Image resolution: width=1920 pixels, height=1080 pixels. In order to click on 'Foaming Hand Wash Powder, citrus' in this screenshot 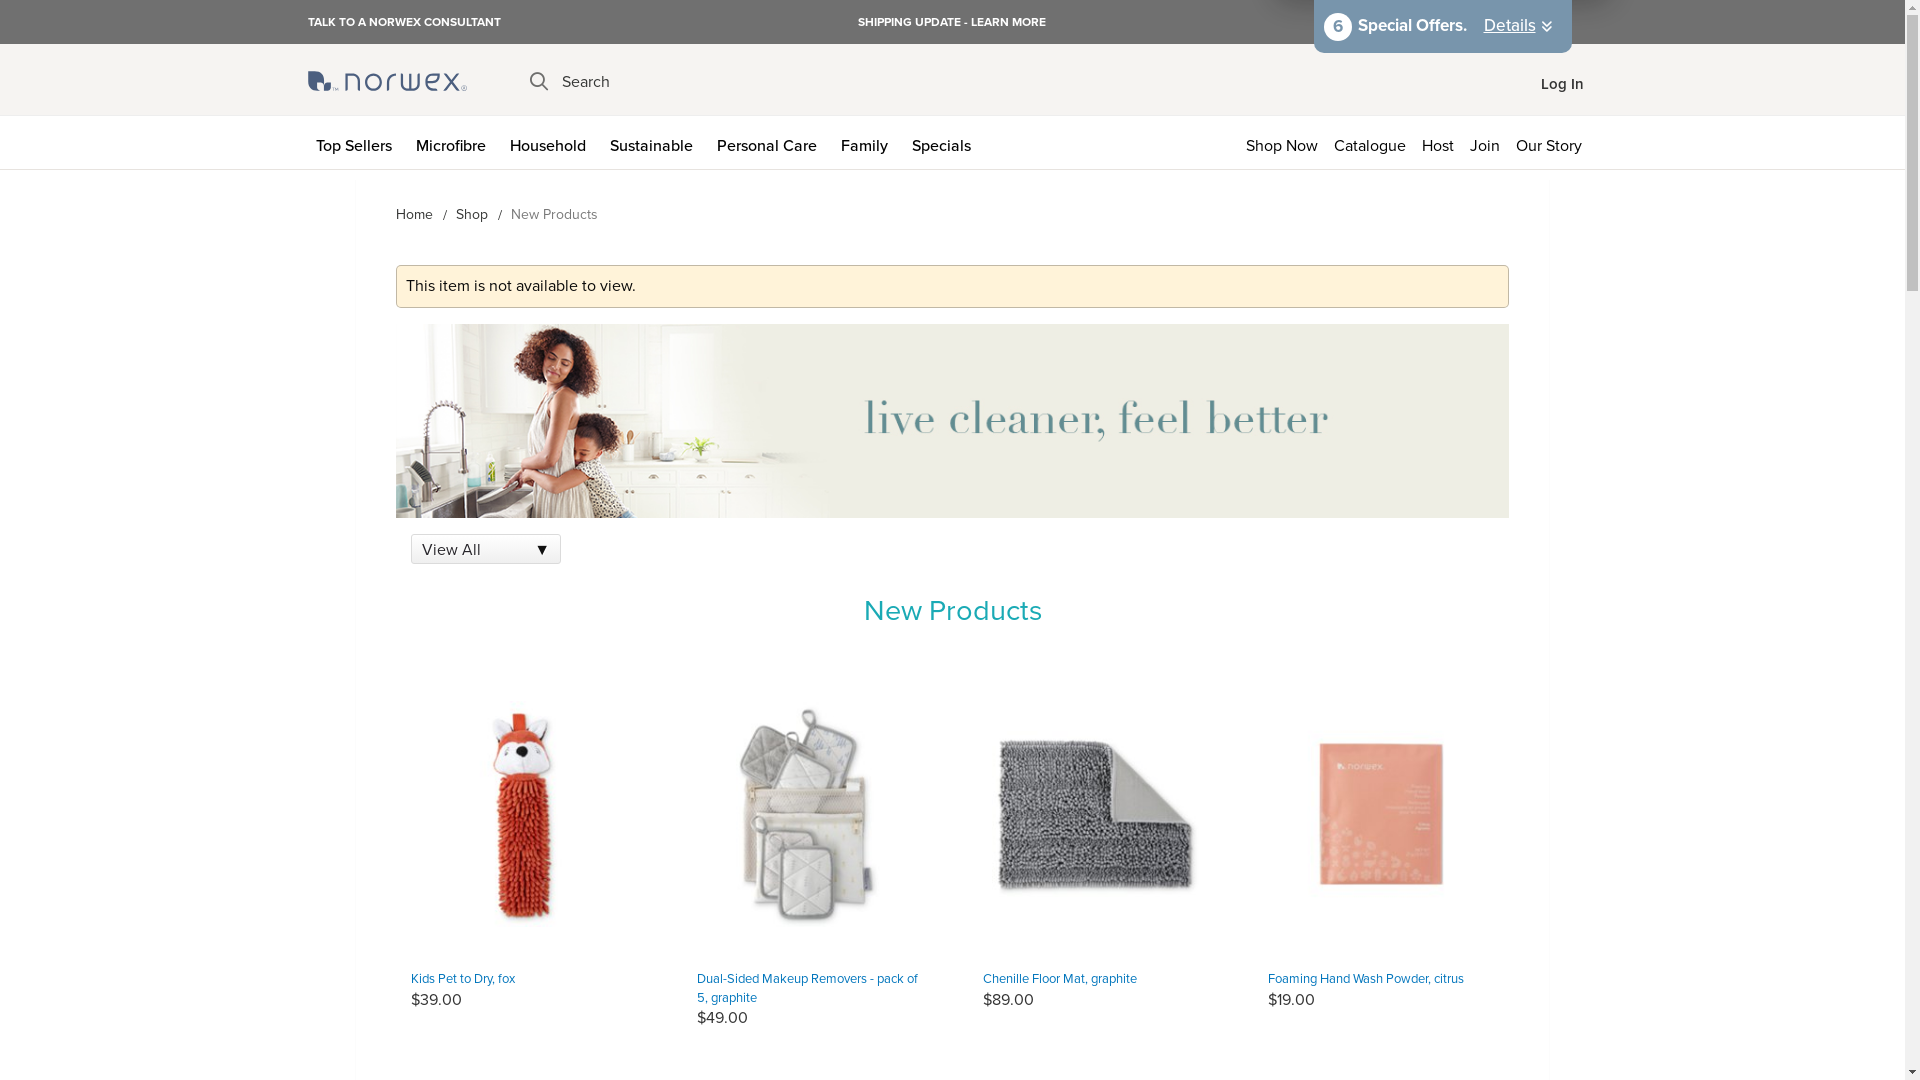, I will do `click(1365, 977)`.